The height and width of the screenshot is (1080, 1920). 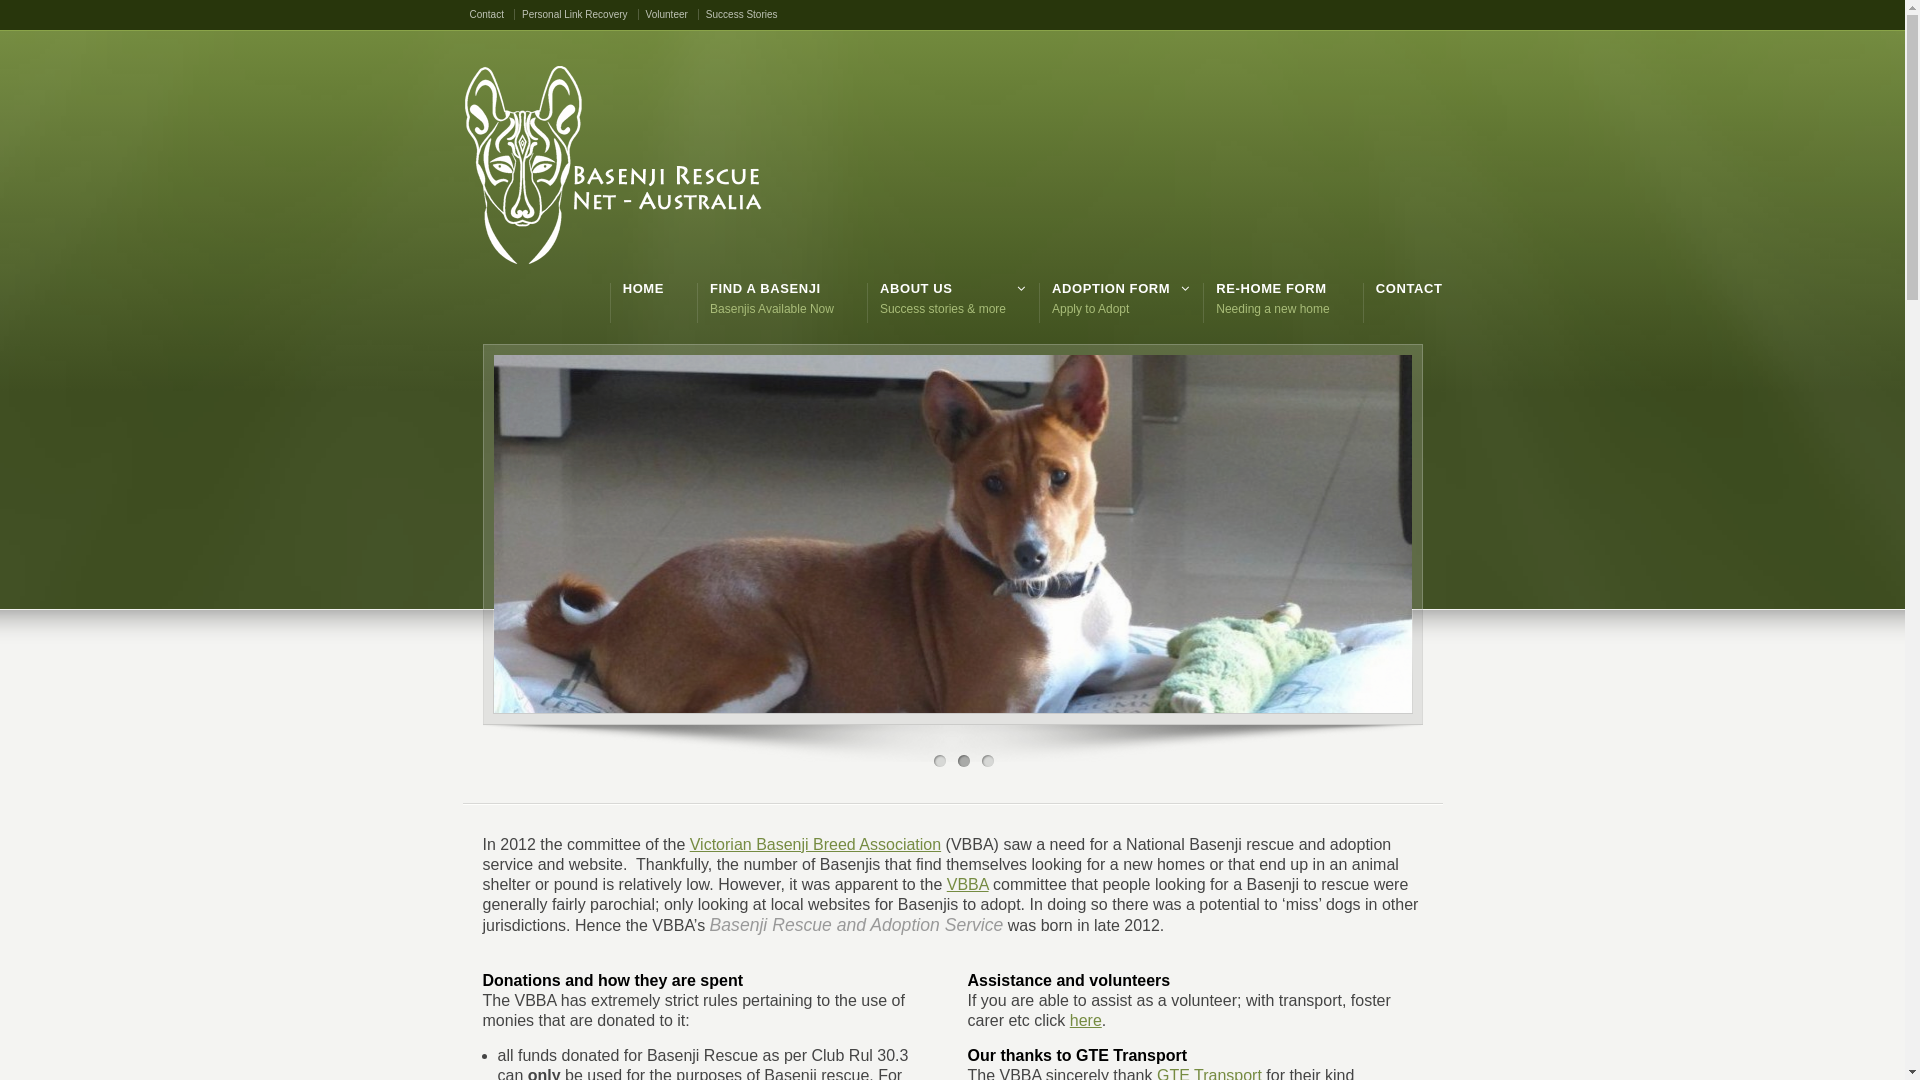 What do you see at coordinates (964, 760) in the screenshot?
I see `'2'` at bounding box center [964, 760].